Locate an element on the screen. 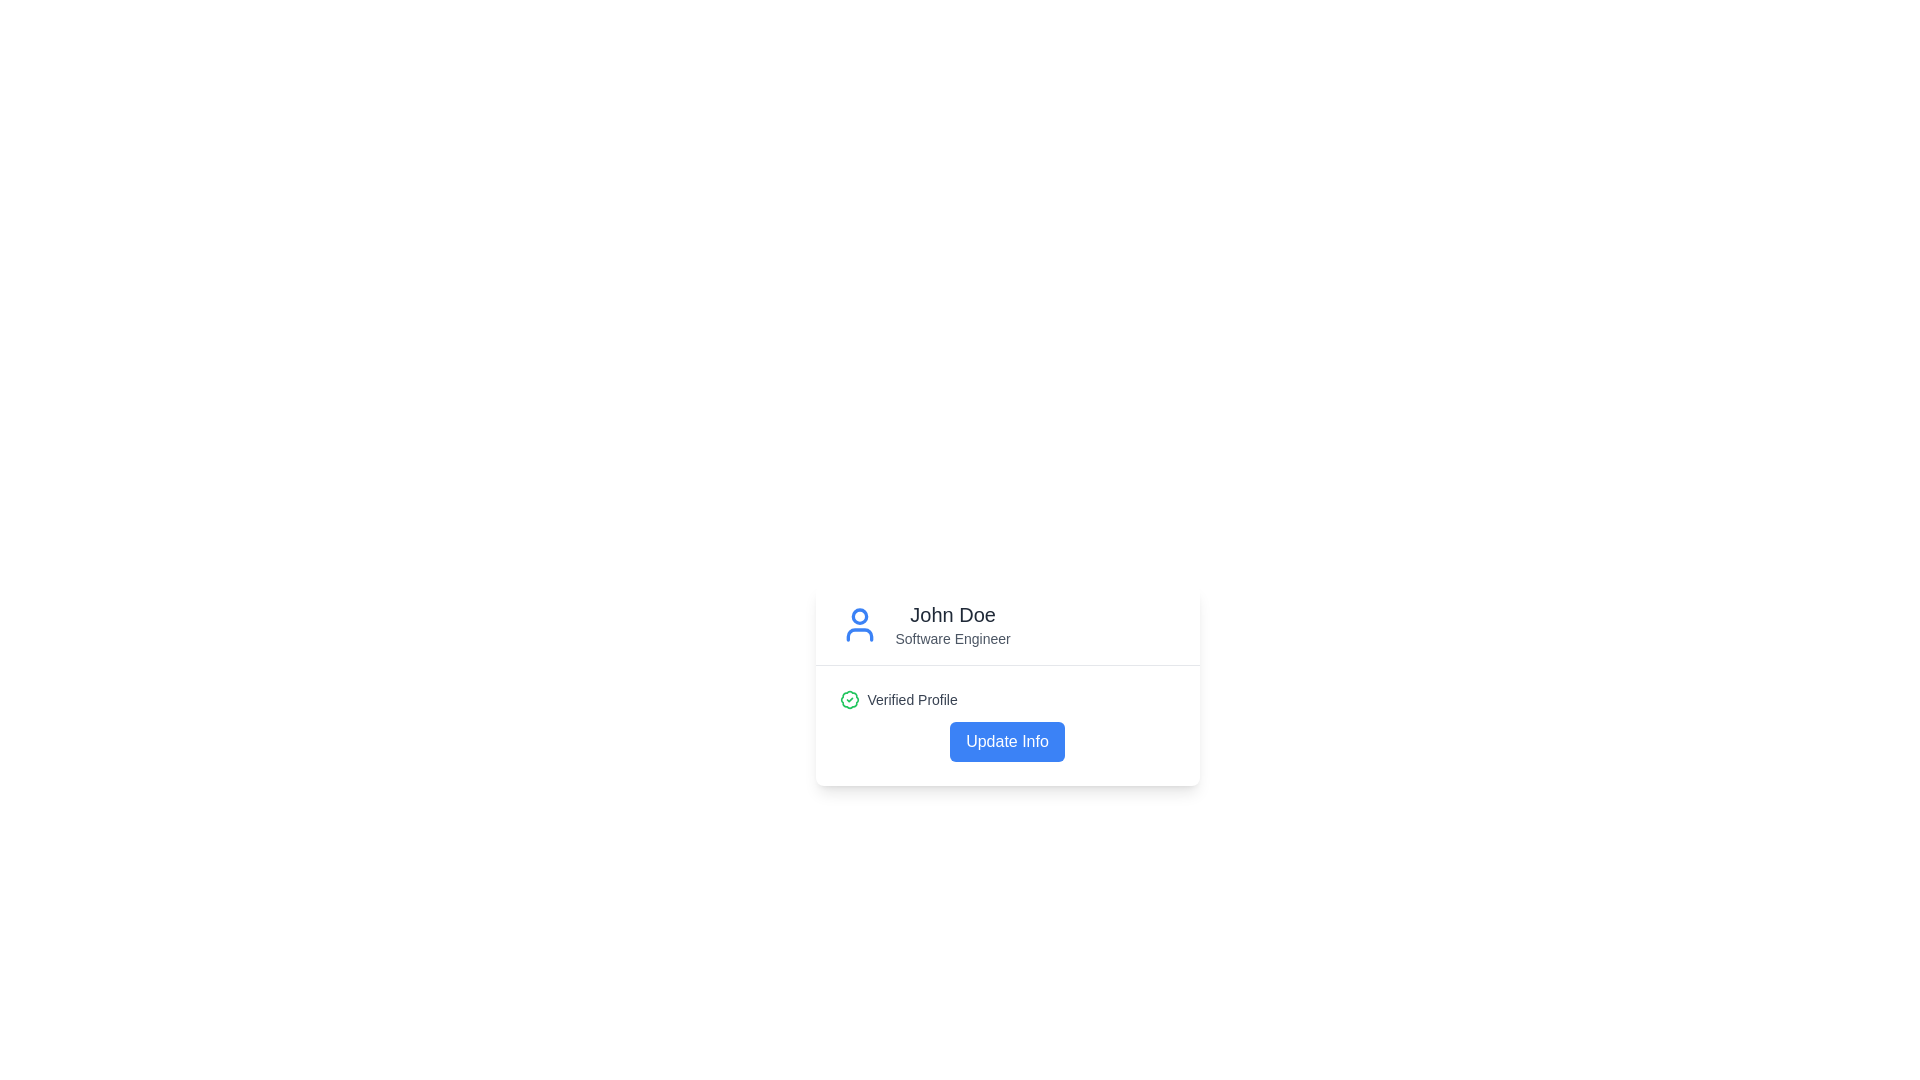 This screenshot has width=1920, height=1080. the descriptive text displaying the name 'John Doe' which is located above the text 'Software Engineer' in the profile layout is located at coordinates (952, 613).